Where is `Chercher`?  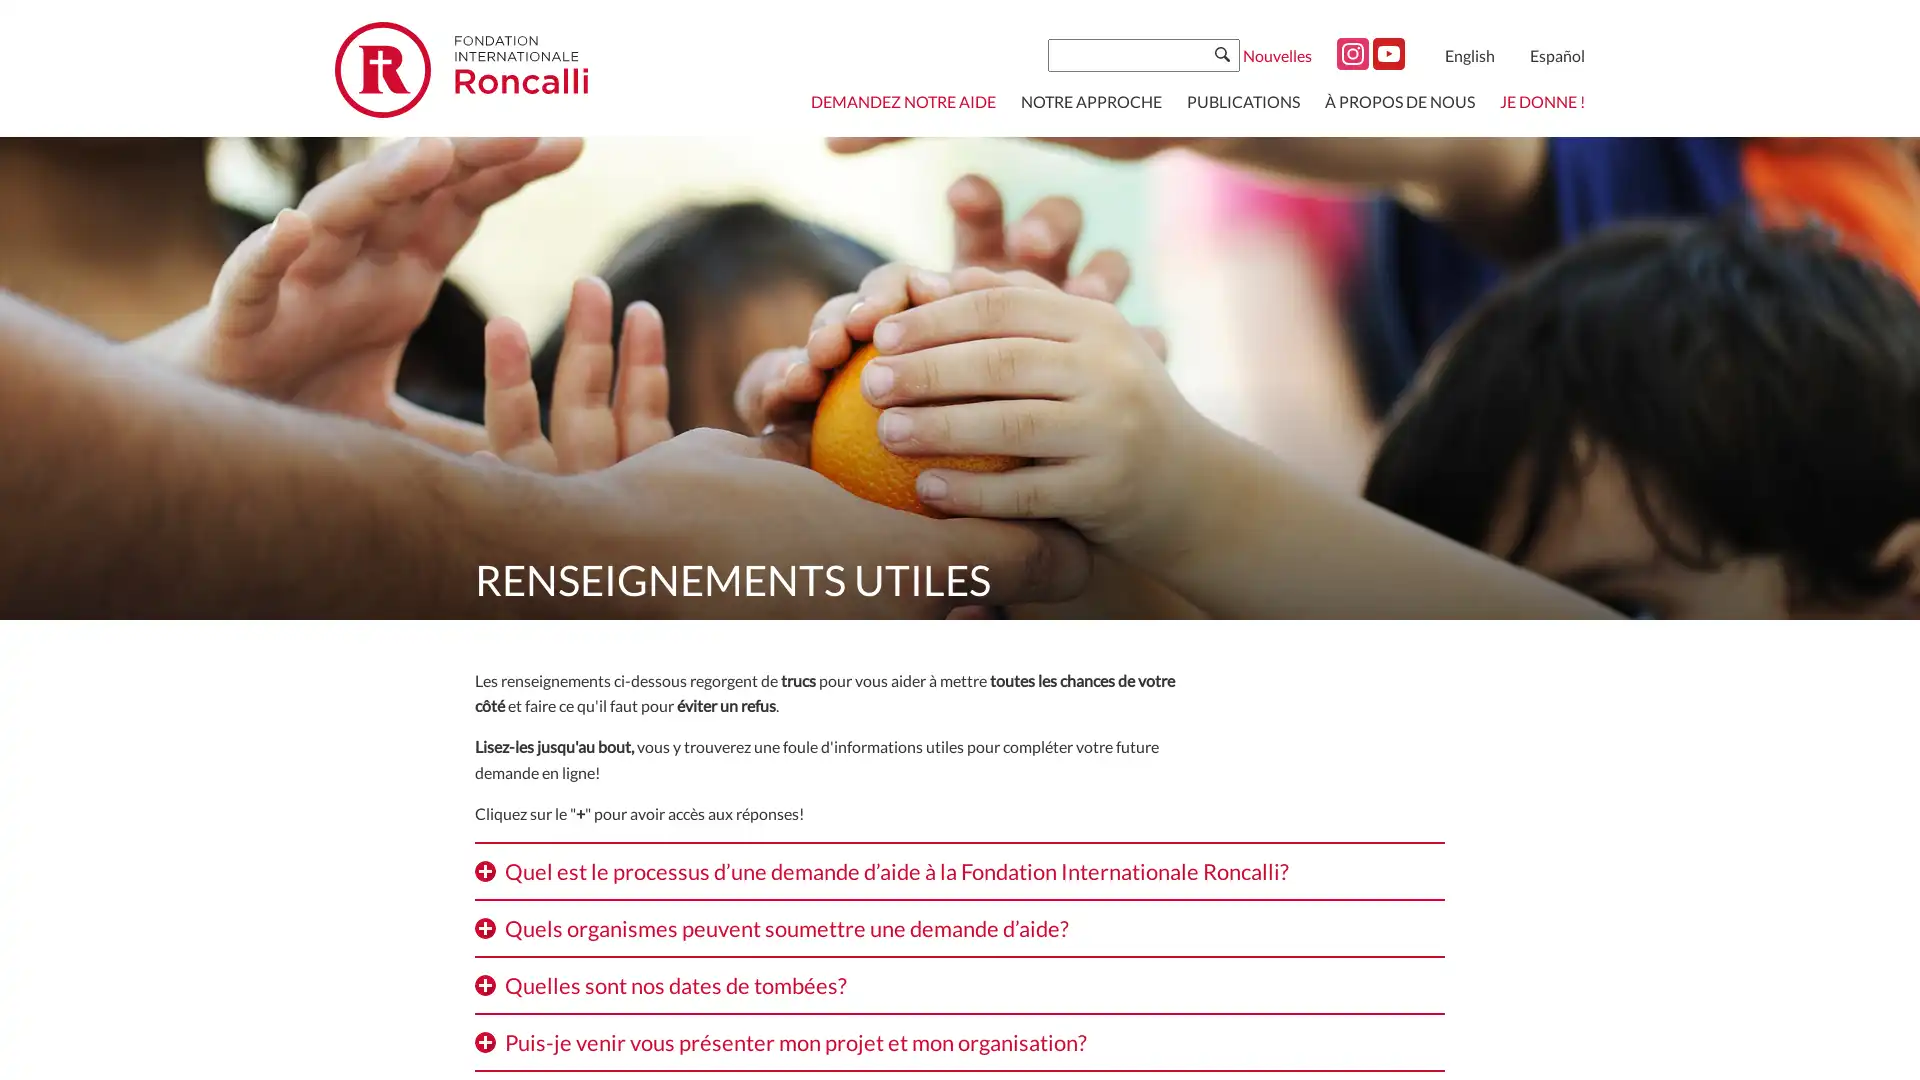
Chercher is located at coordinates (1221, 53).